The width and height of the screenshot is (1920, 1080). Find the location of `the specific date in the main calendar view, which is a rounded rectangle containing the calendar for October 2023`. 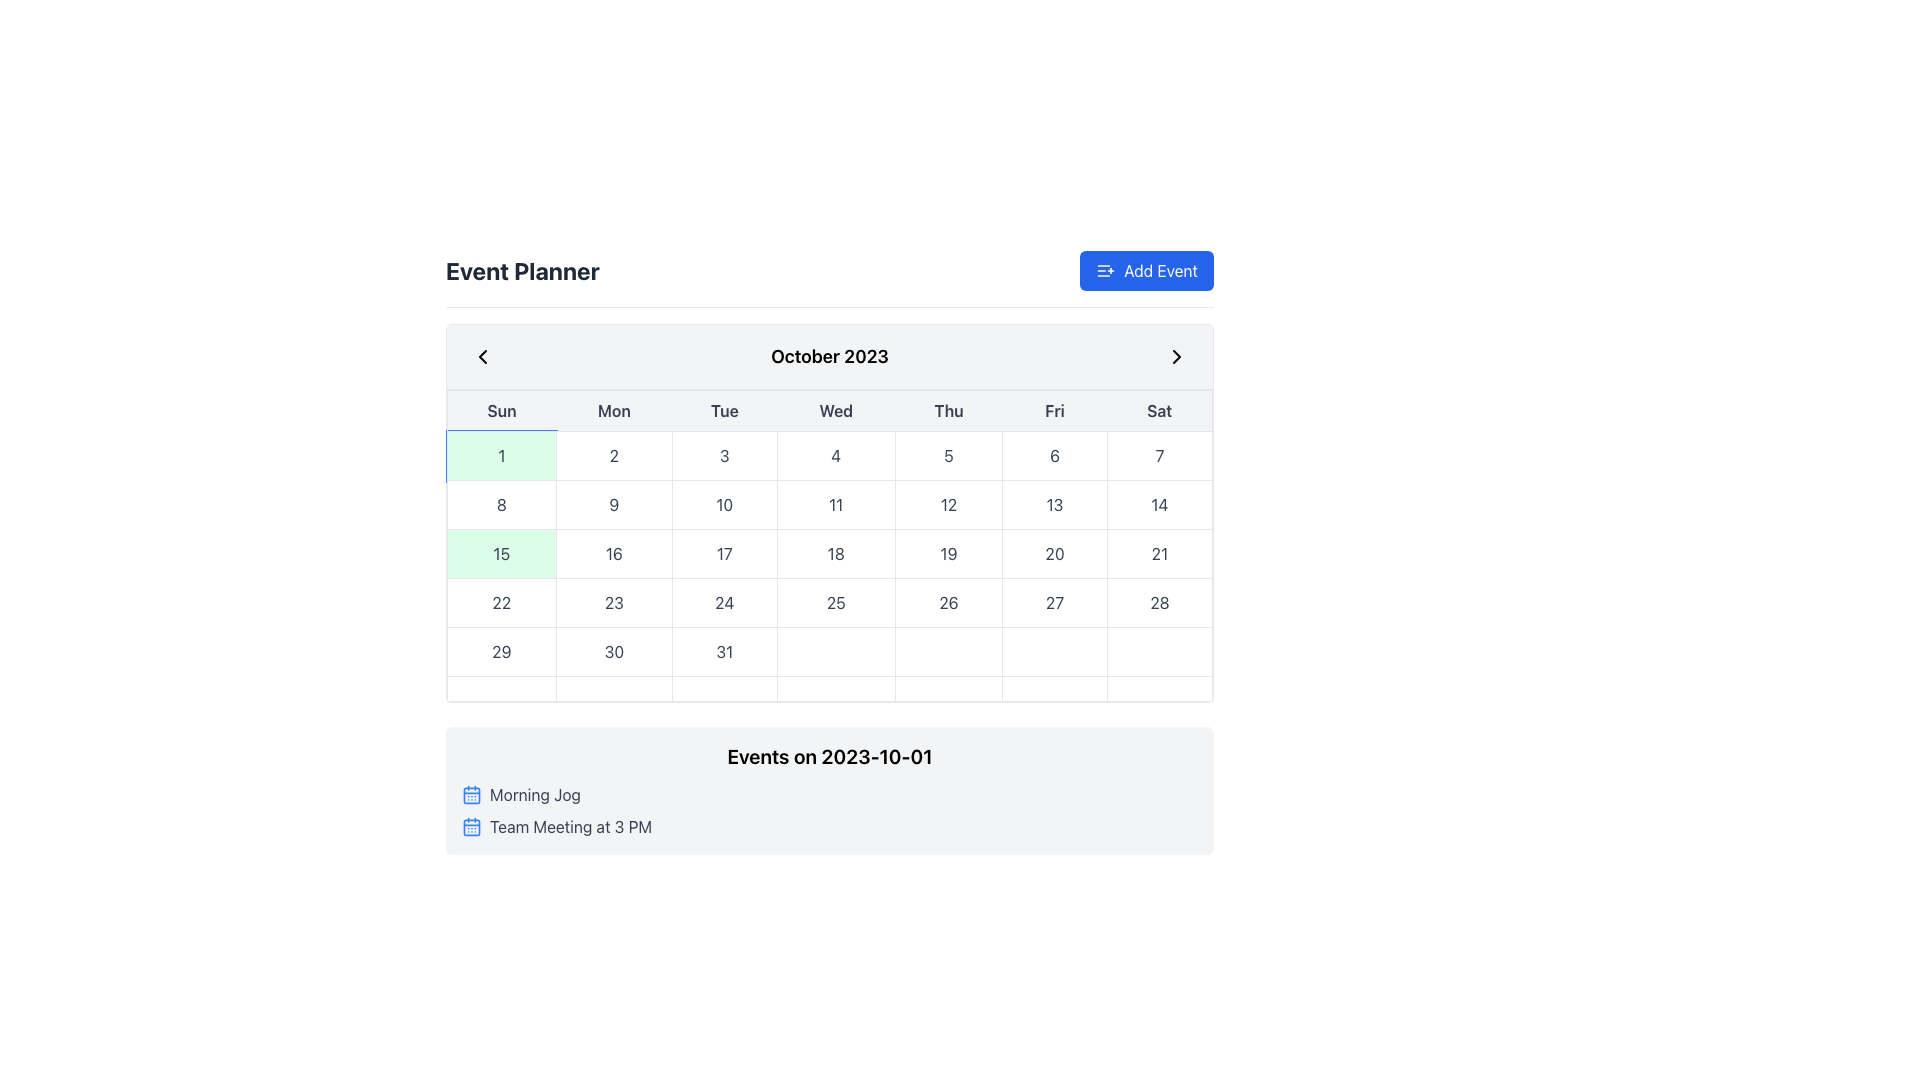

the specific date in the main calendar view, which is a rounded rectangle containing the calendar for October 2023 is located at coordinates (830, 512).